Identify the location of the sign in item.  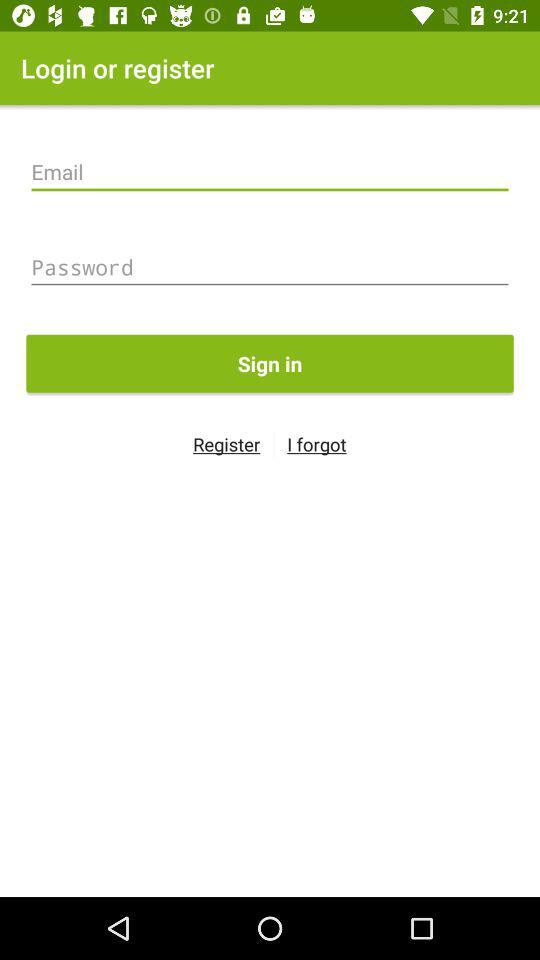
(270, 362).